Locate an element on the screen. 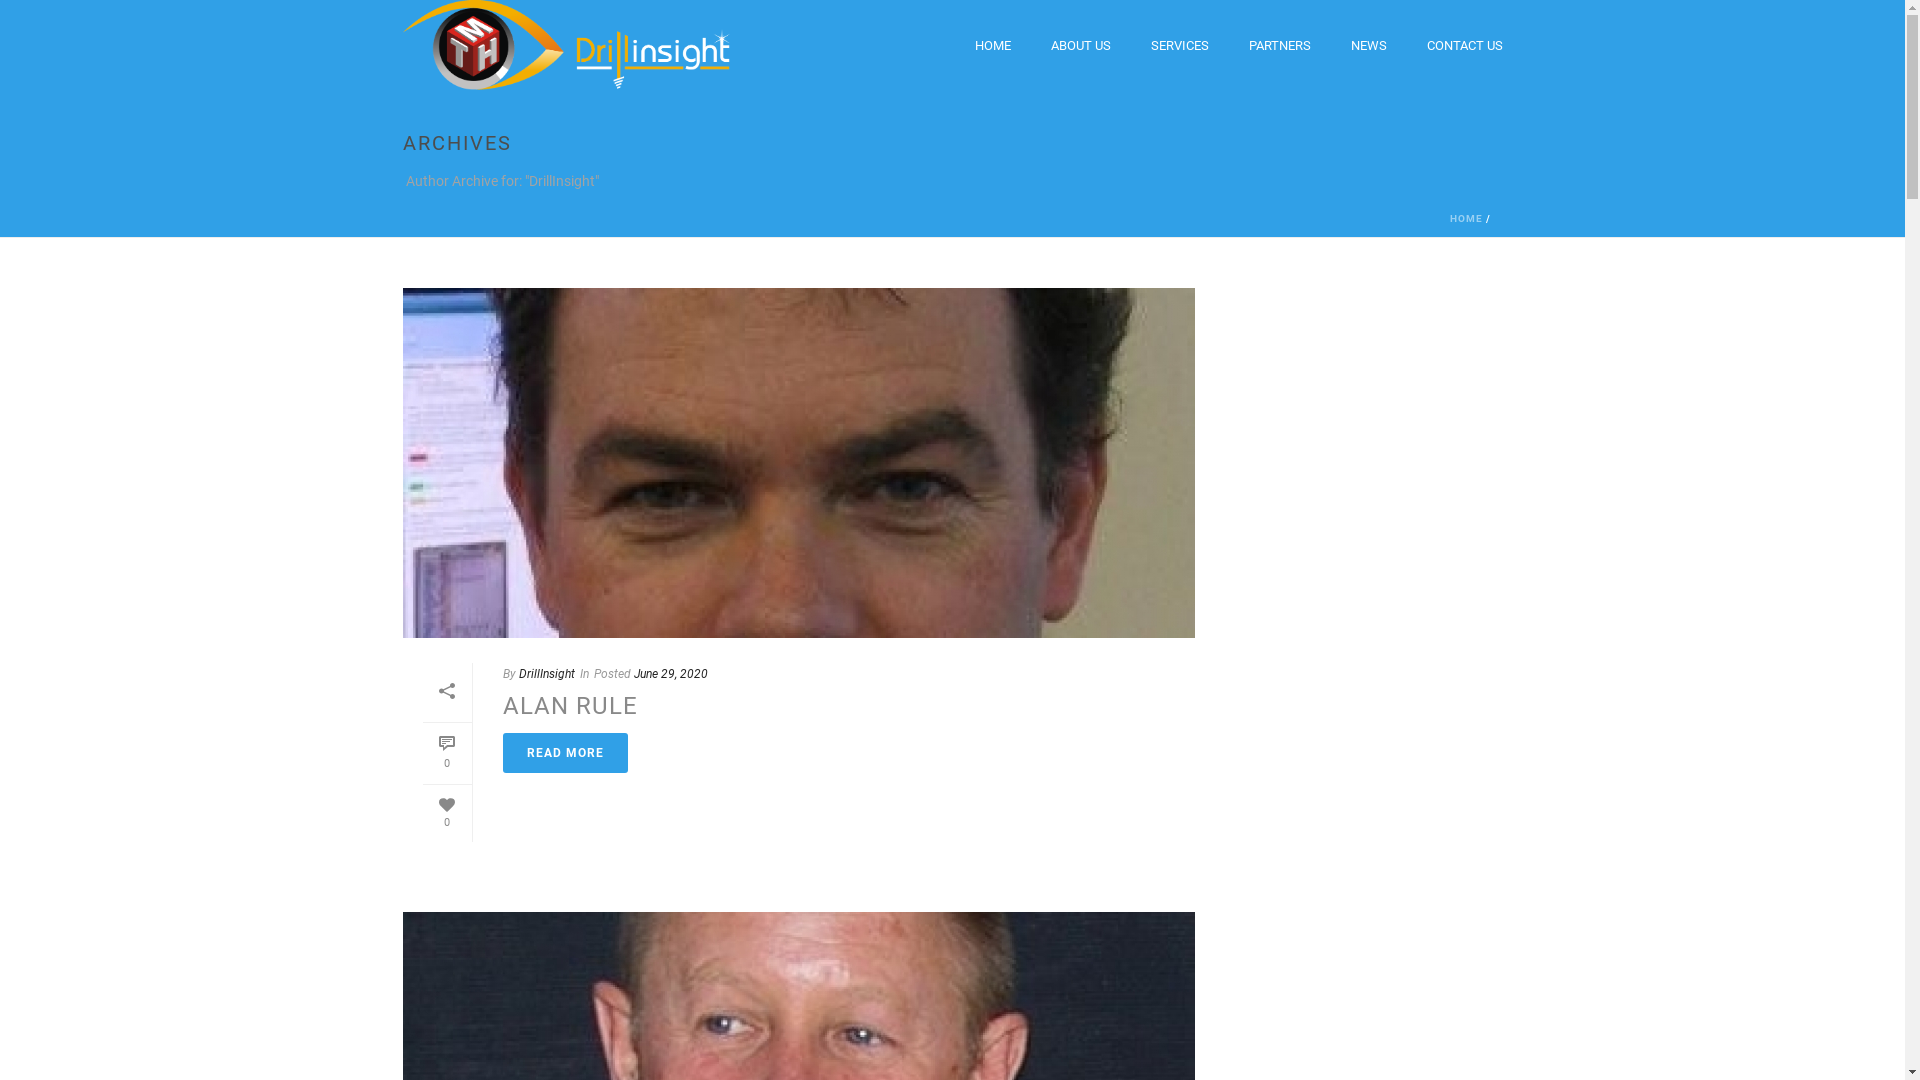 The height and width of the screenshot is (1080, 1920). 'NEWS' is located at coordinates (1367, 45).